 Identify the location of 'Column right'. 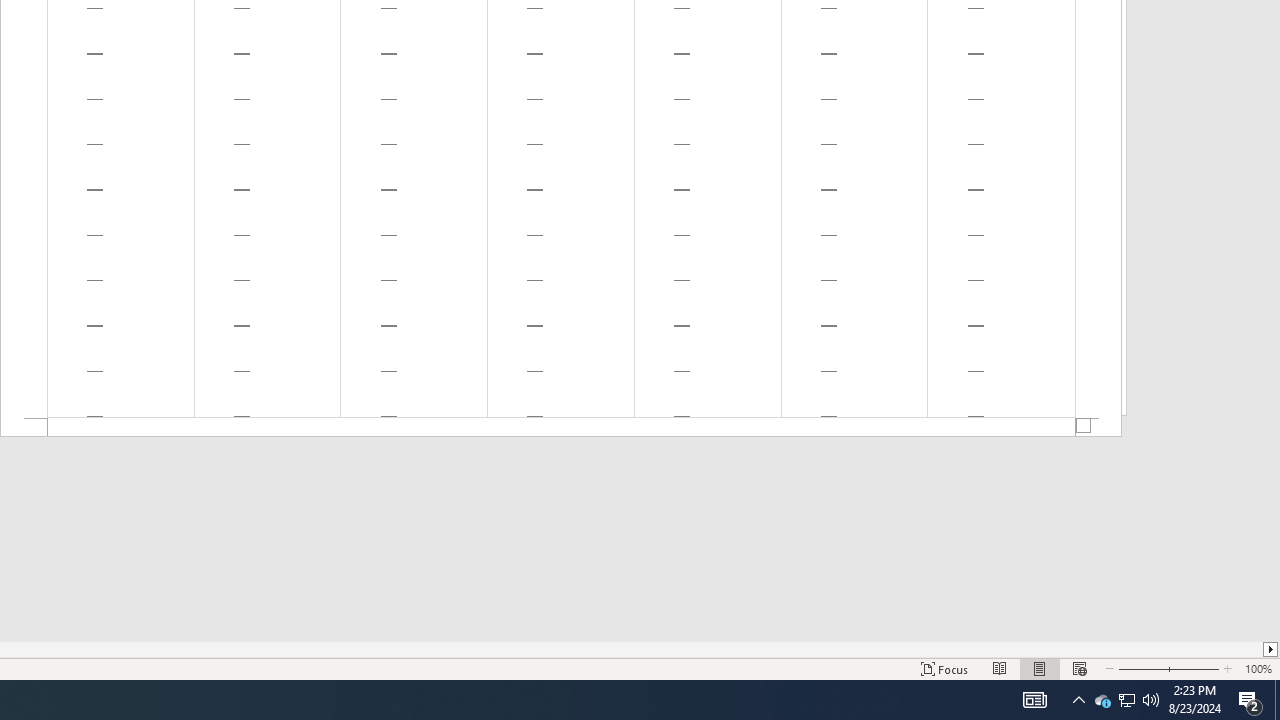
(1270, 649).